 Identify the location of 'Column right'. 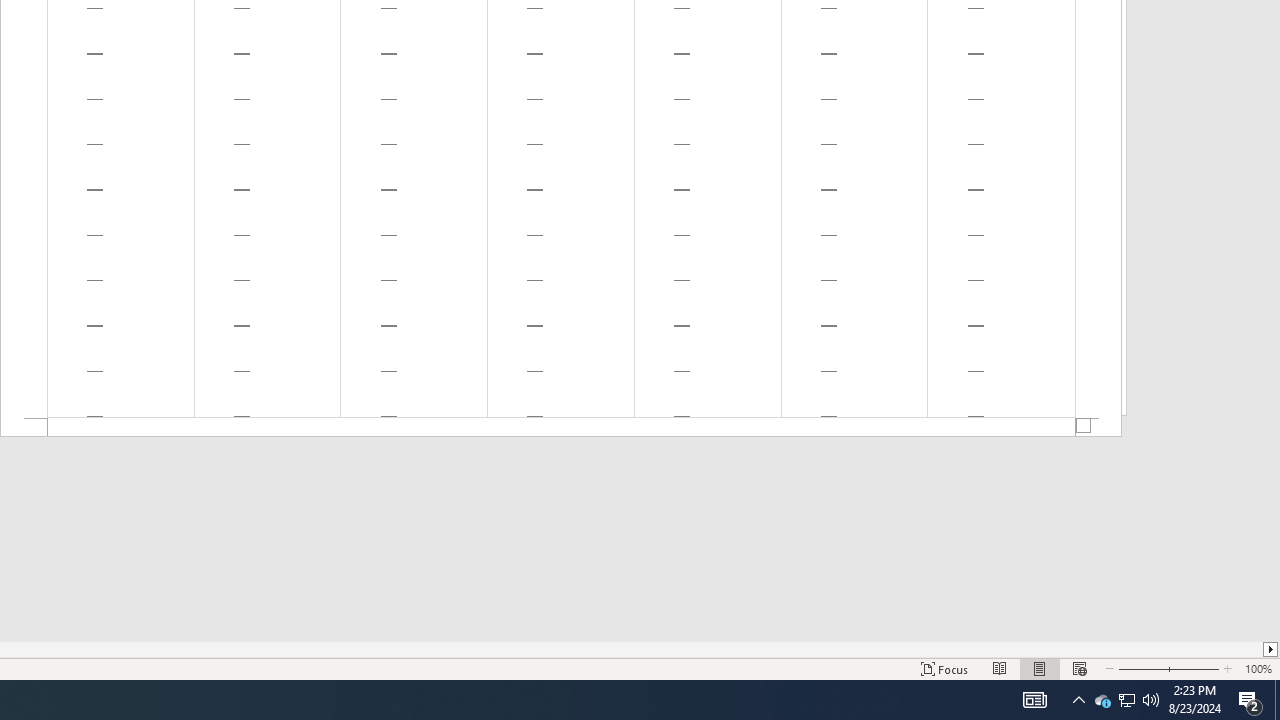
(1270, 649).